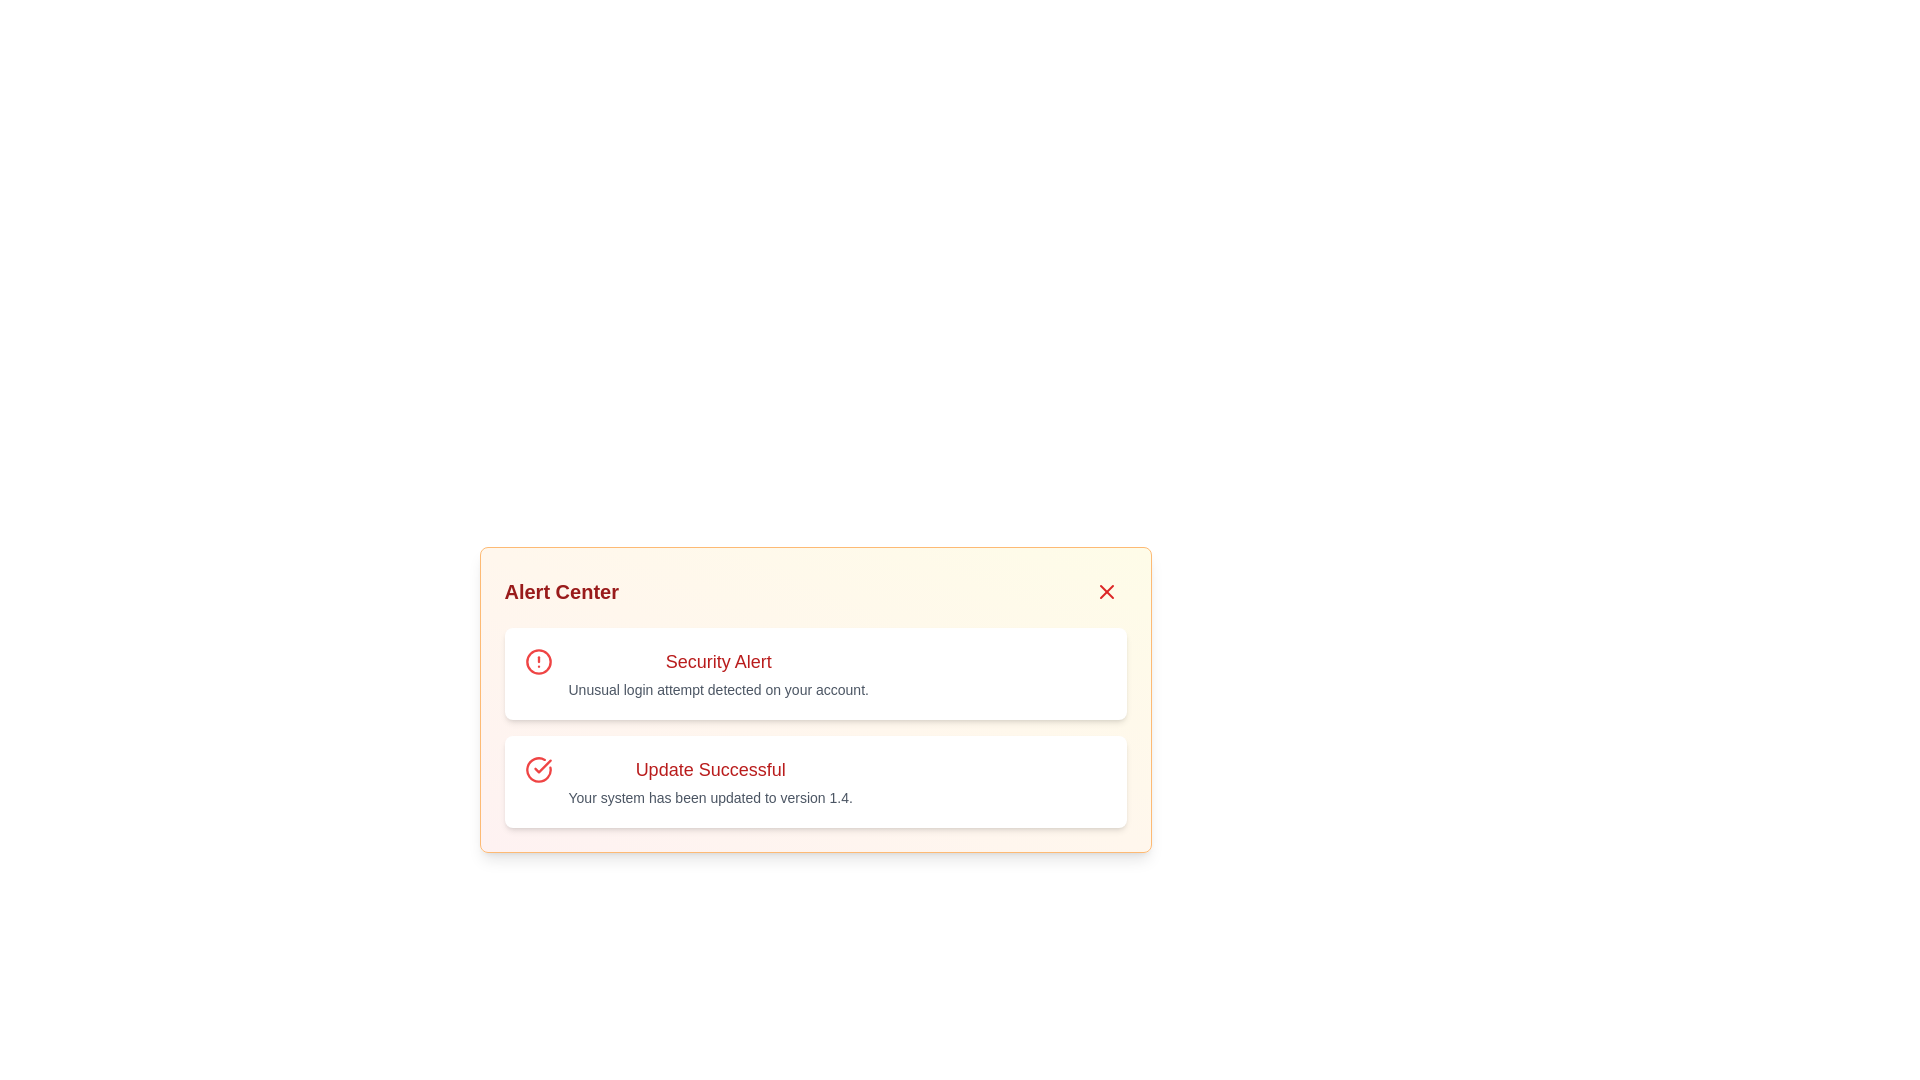 This screenshot has width=1920, height=1080. I want to click on the warning circle icon that indicates a security alert, located to the left of the 'Security Alert' text, so click(538, 662).